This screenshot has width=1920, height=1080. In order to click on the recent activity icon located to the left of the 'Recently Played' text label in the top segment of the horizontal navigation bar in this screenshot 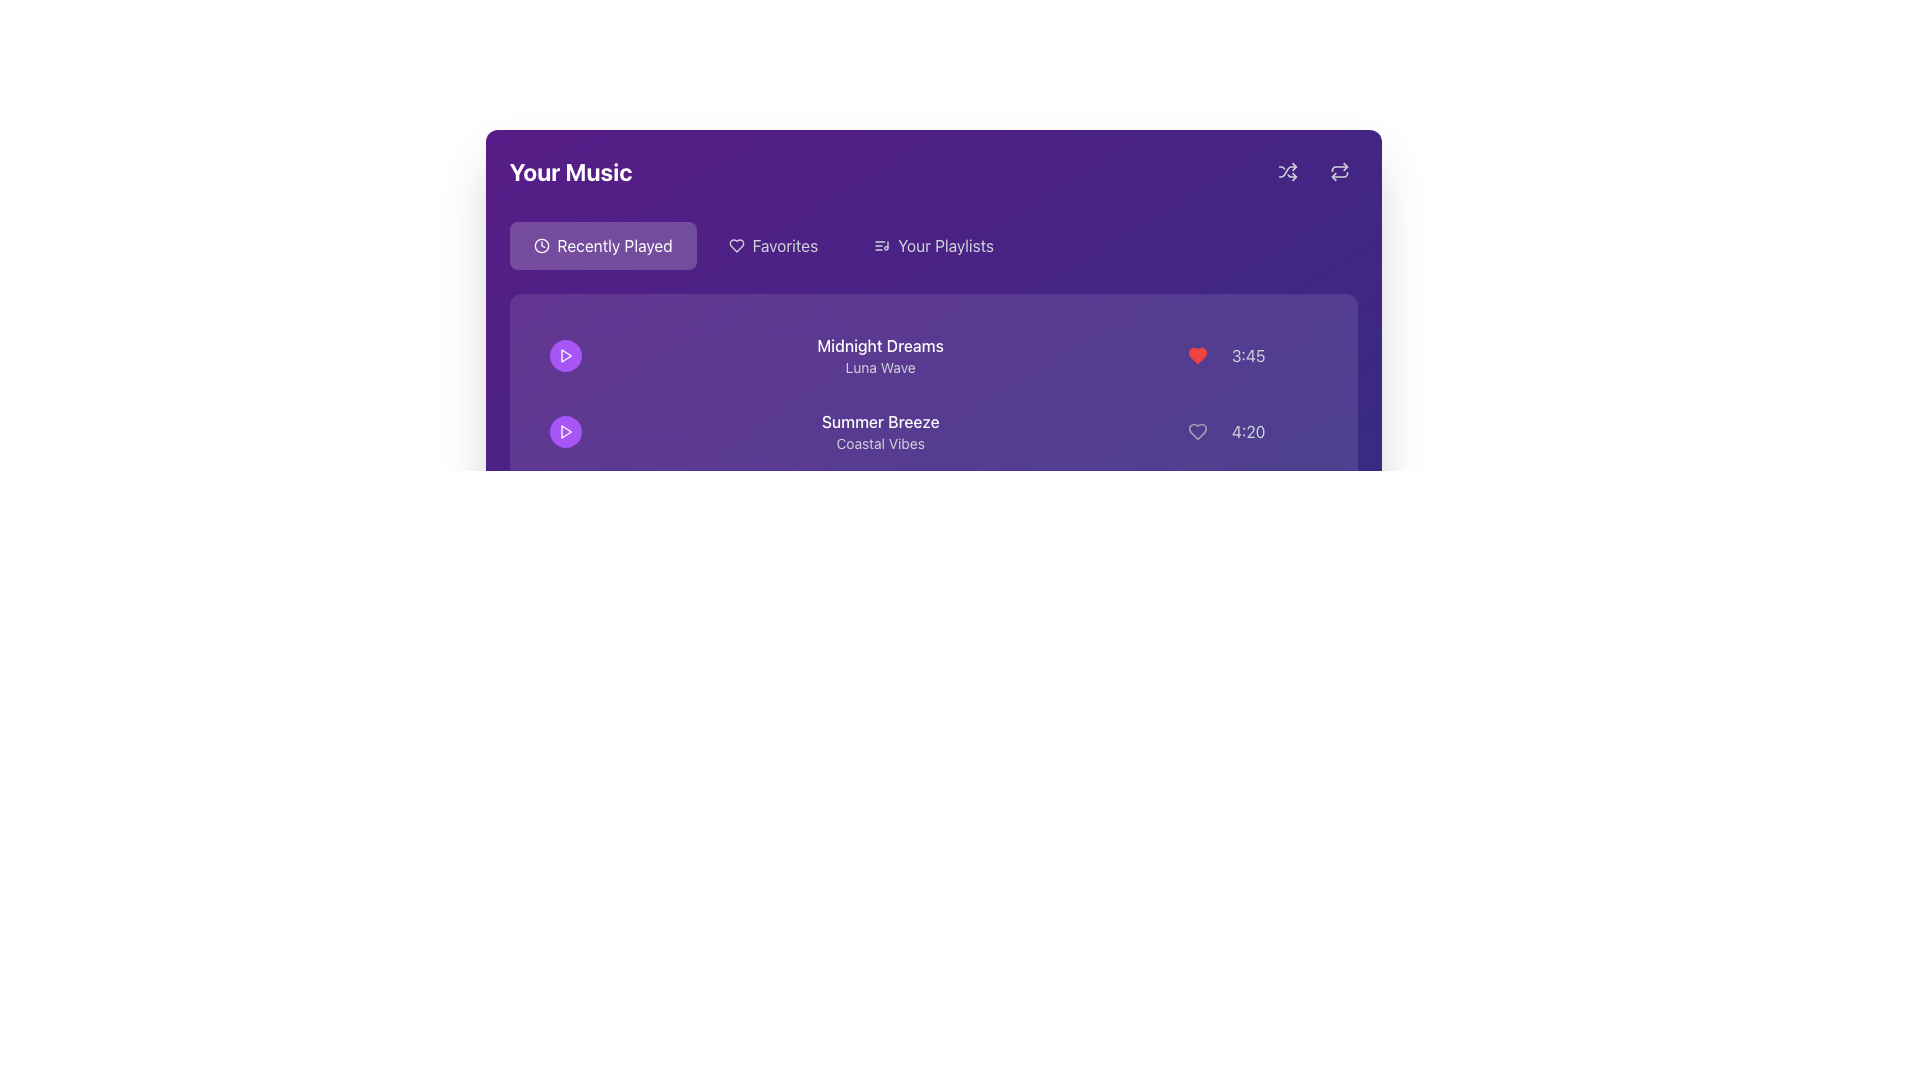, I will do `click(541, 245)`.